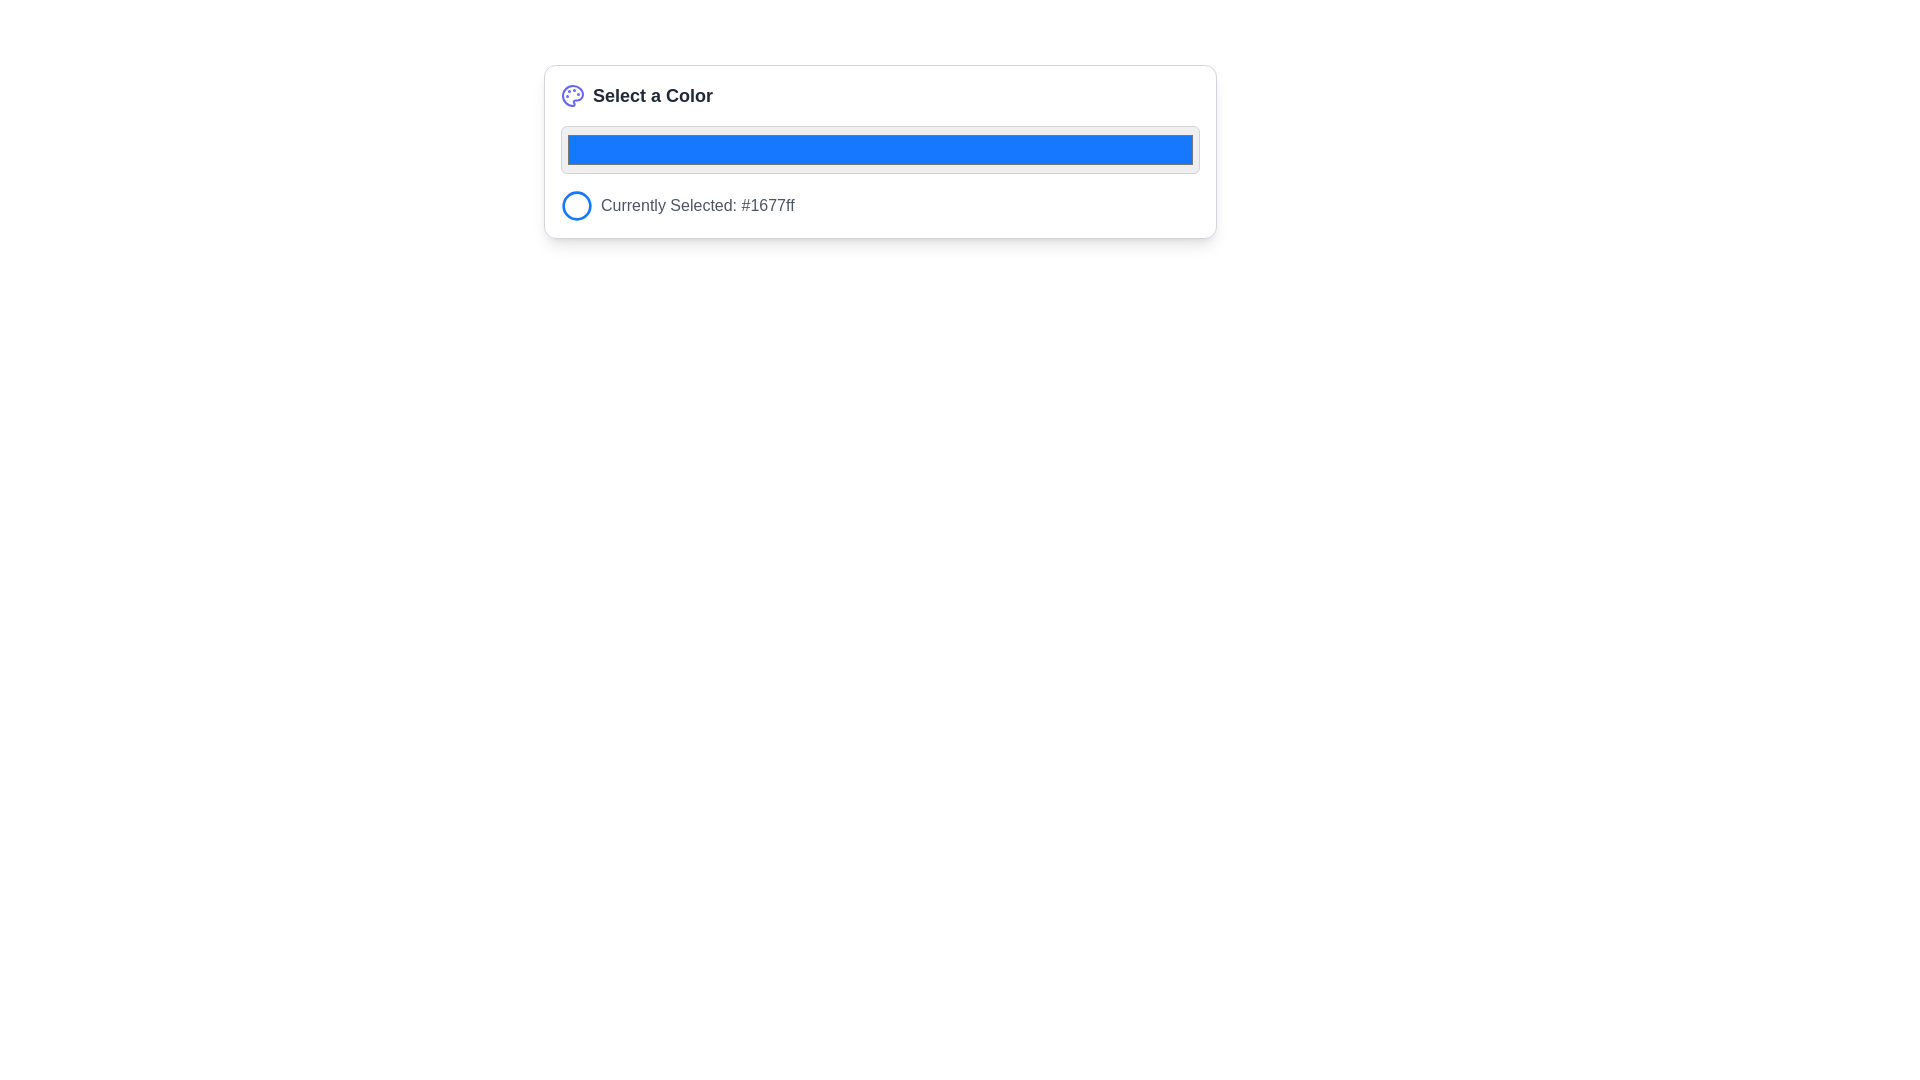  I want to click on the vibrant indigo painter's palette icon, which is located at the far left of the group preceding the text 'Select a Color', so click(571, 96).